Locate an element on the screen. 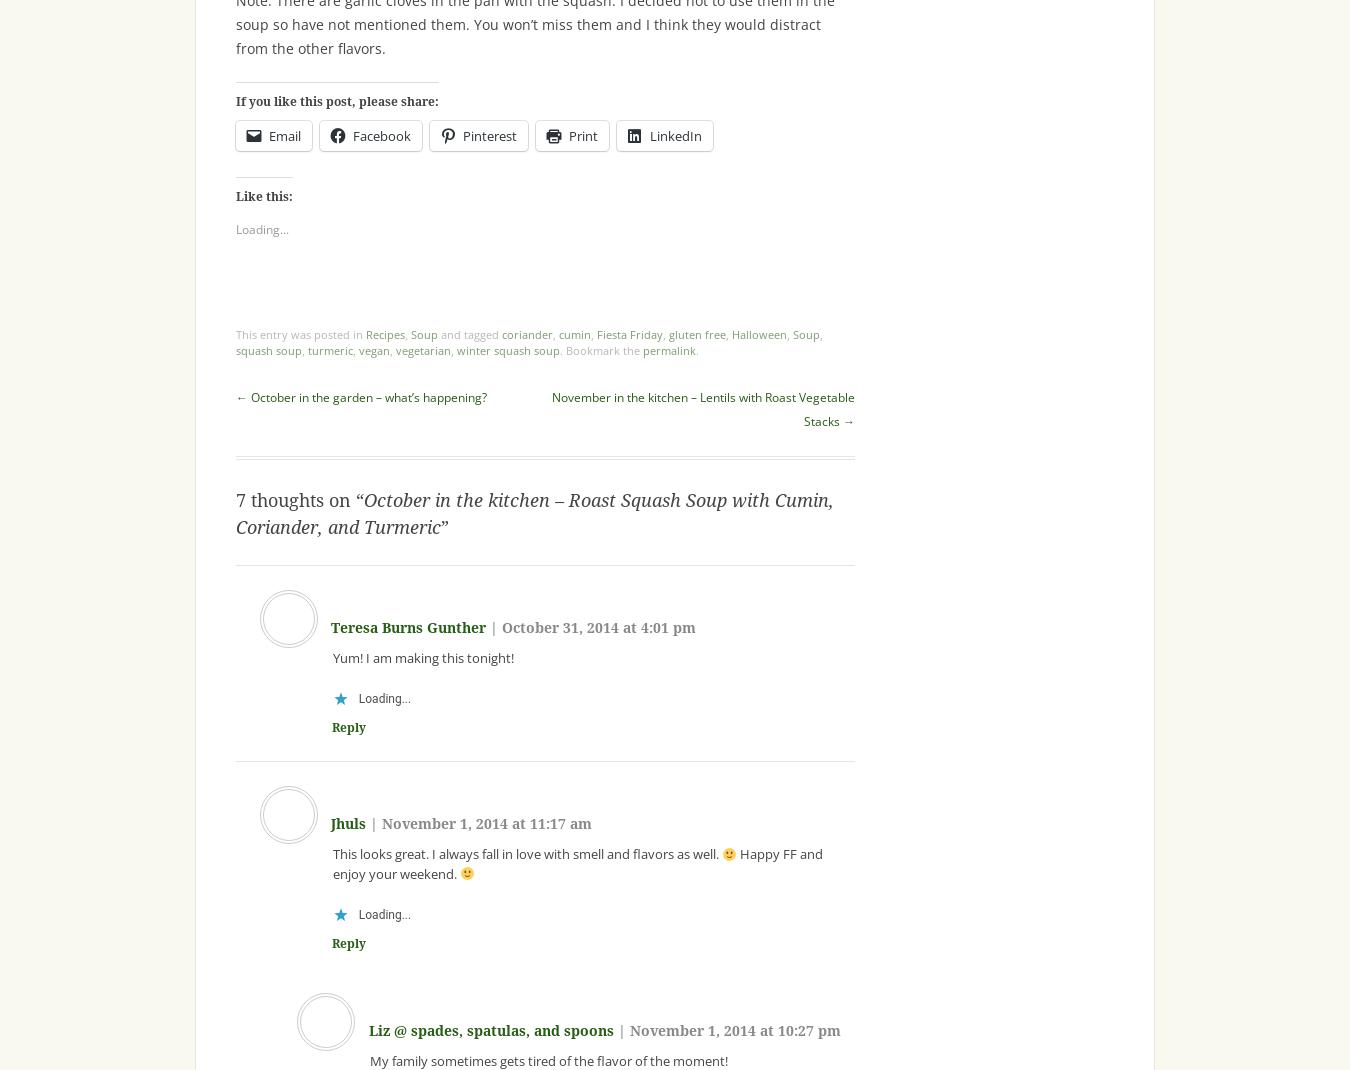  'Yum! I am making this tonight!' is located at coordinates (330, 658).